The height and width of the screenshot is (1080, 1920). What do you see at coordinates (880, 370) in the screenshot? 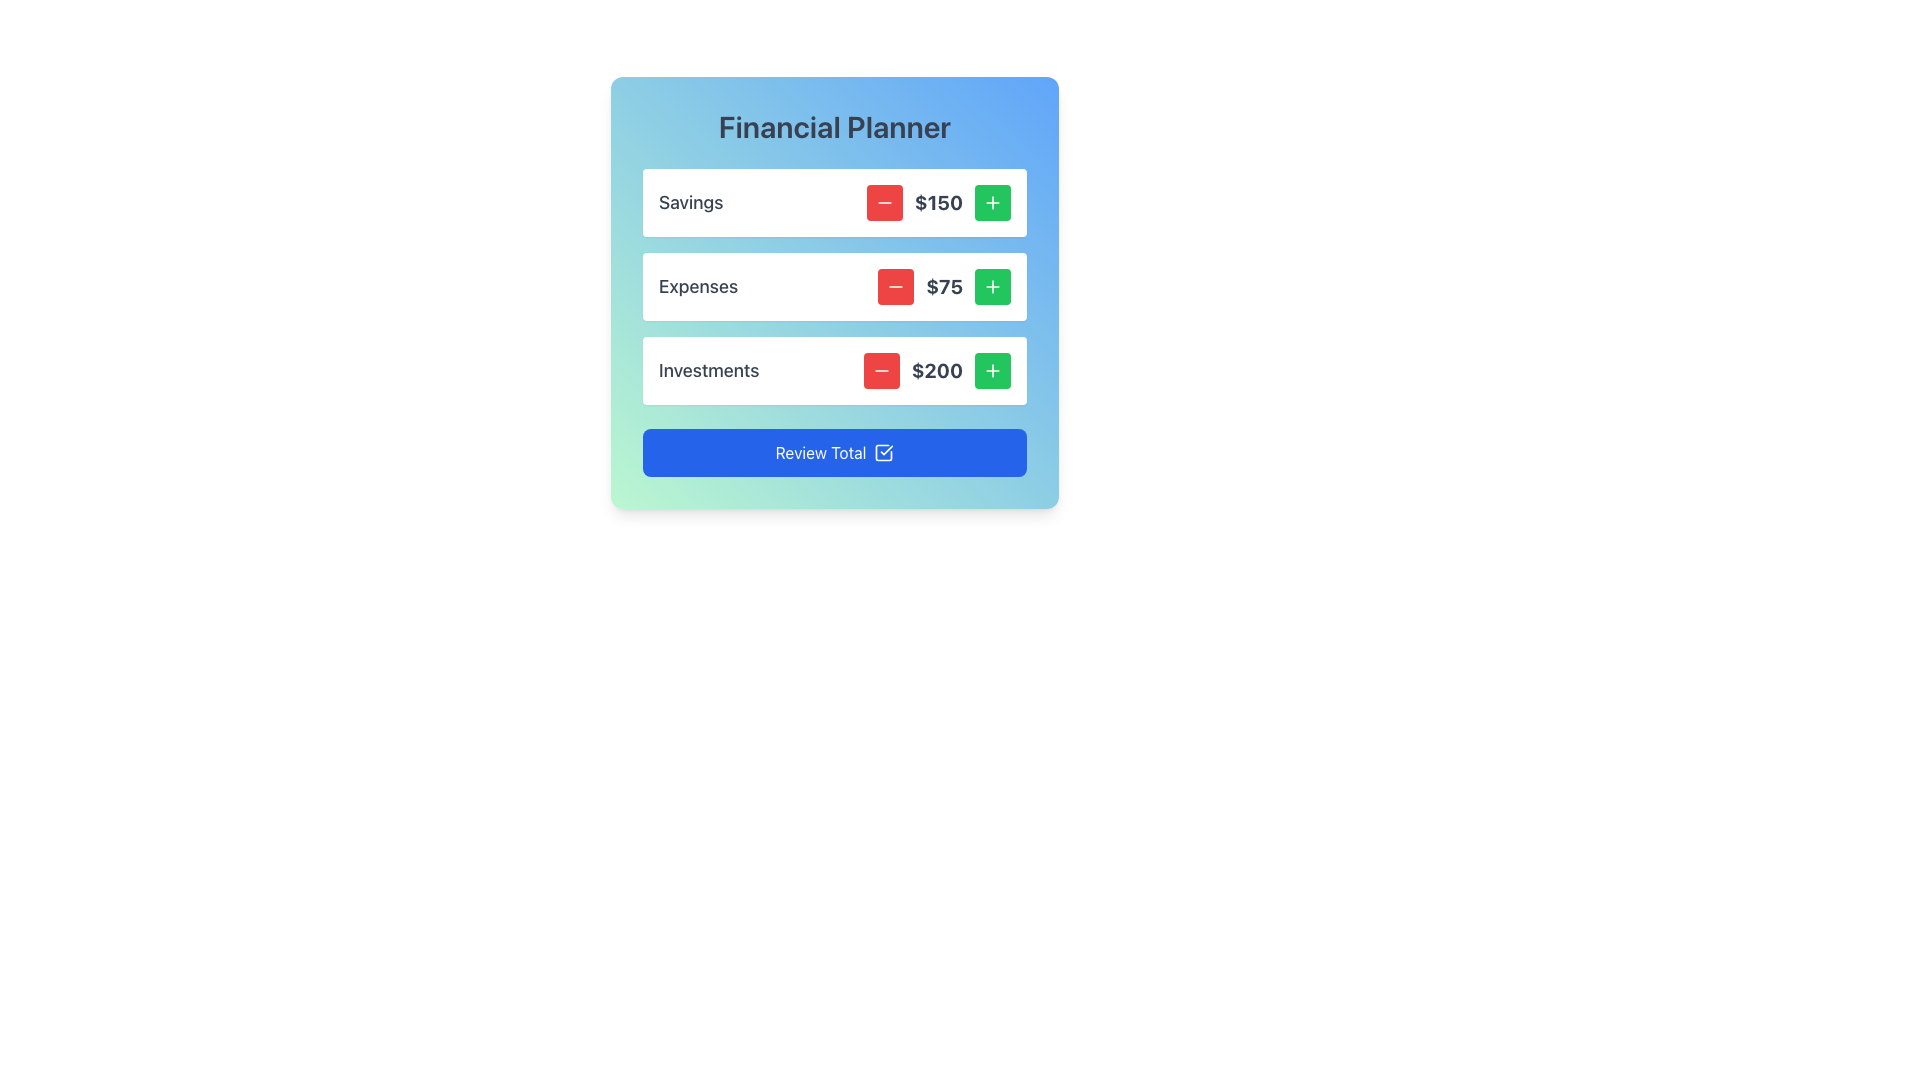
I see `the button used to decrease the value associated with the 'Investments' category, which is positioned to the left of the text '$200' and before a green button with a plus icon` at bounding box center [880, 370].